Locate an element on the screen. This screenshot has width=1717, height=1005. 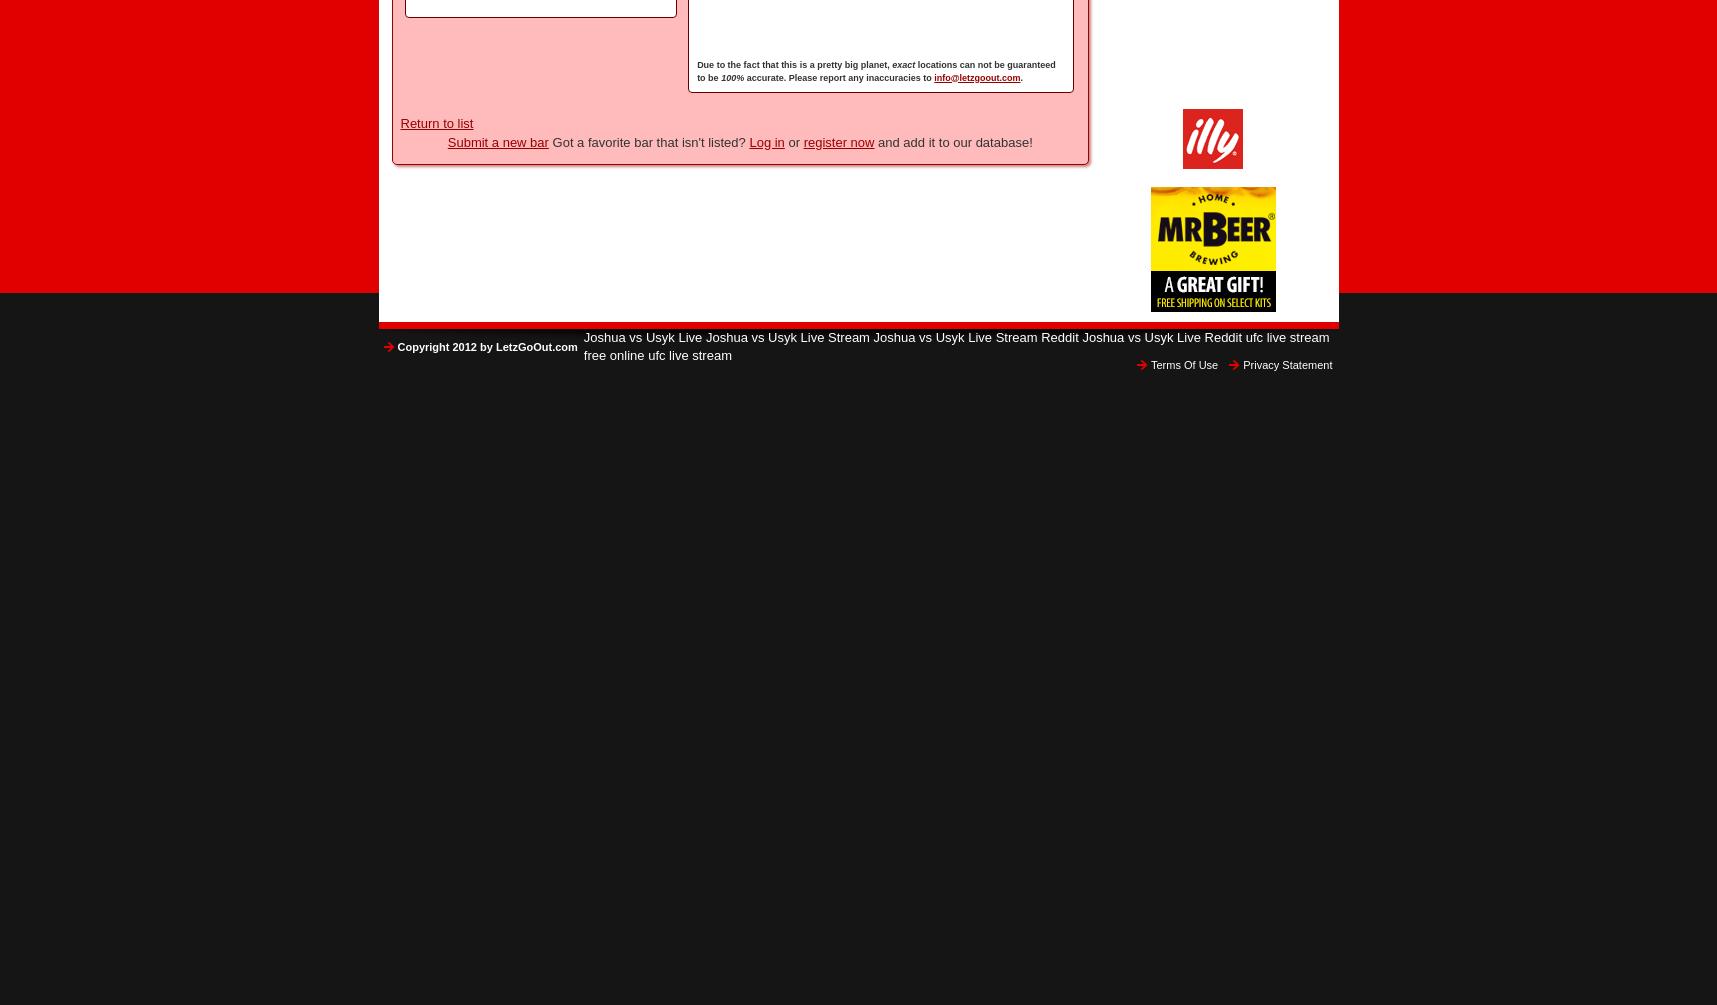
'info@letzgoout.com' is located at coordinates (934, 76).